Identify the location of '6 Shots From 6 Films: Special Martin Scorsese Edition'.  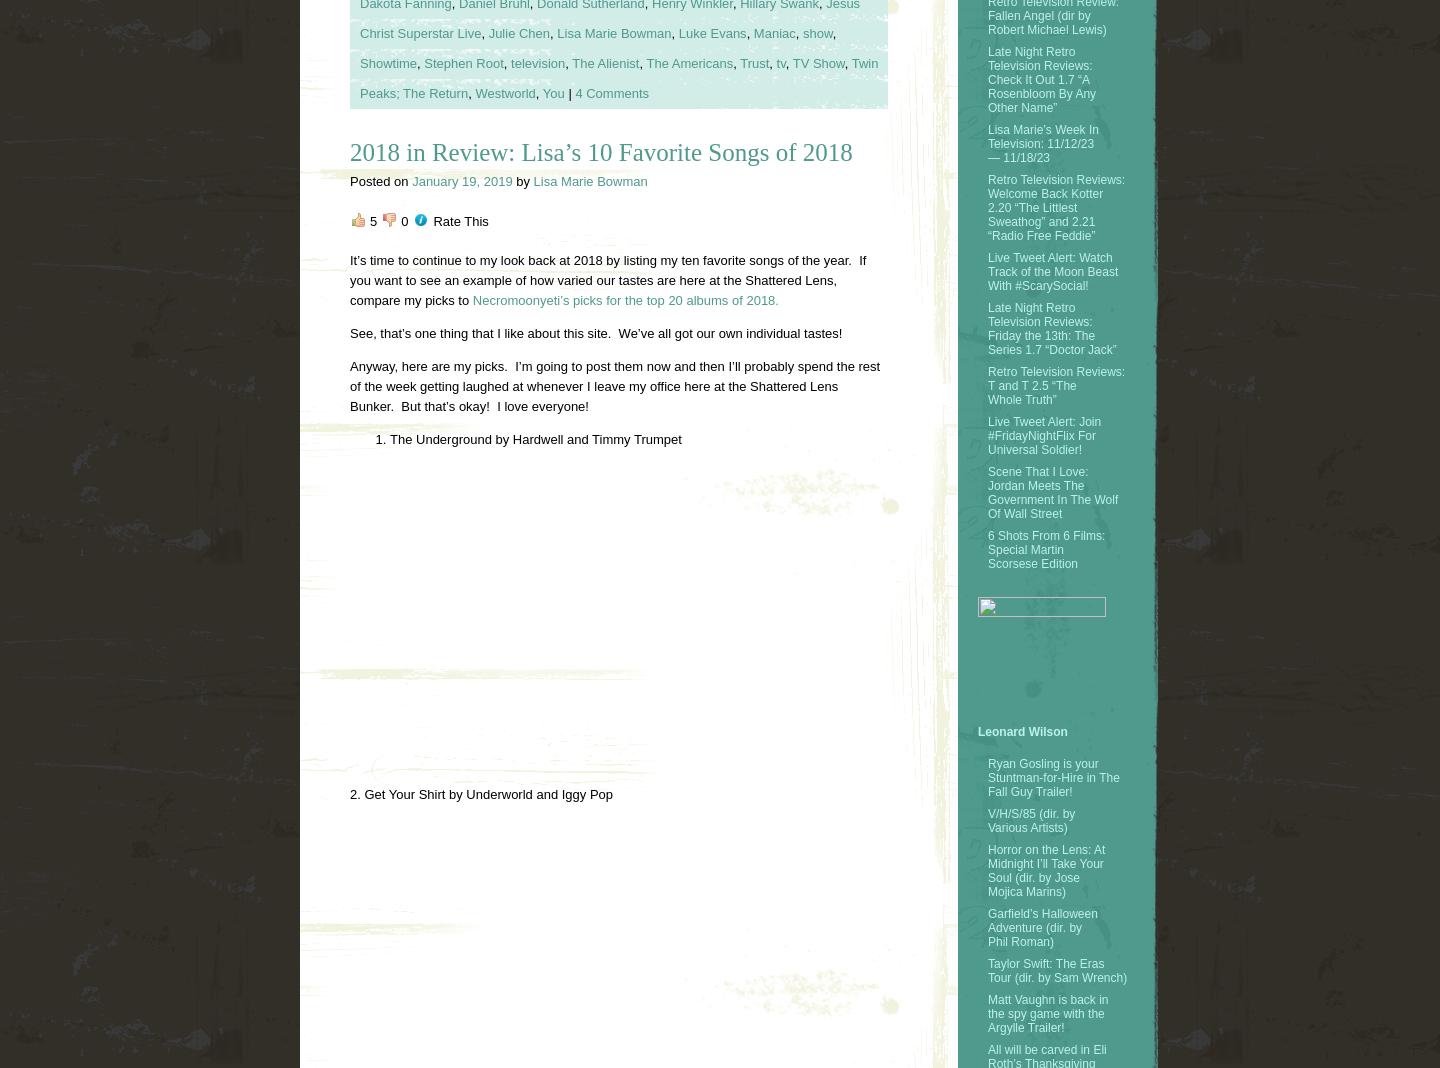
(1046, 547).